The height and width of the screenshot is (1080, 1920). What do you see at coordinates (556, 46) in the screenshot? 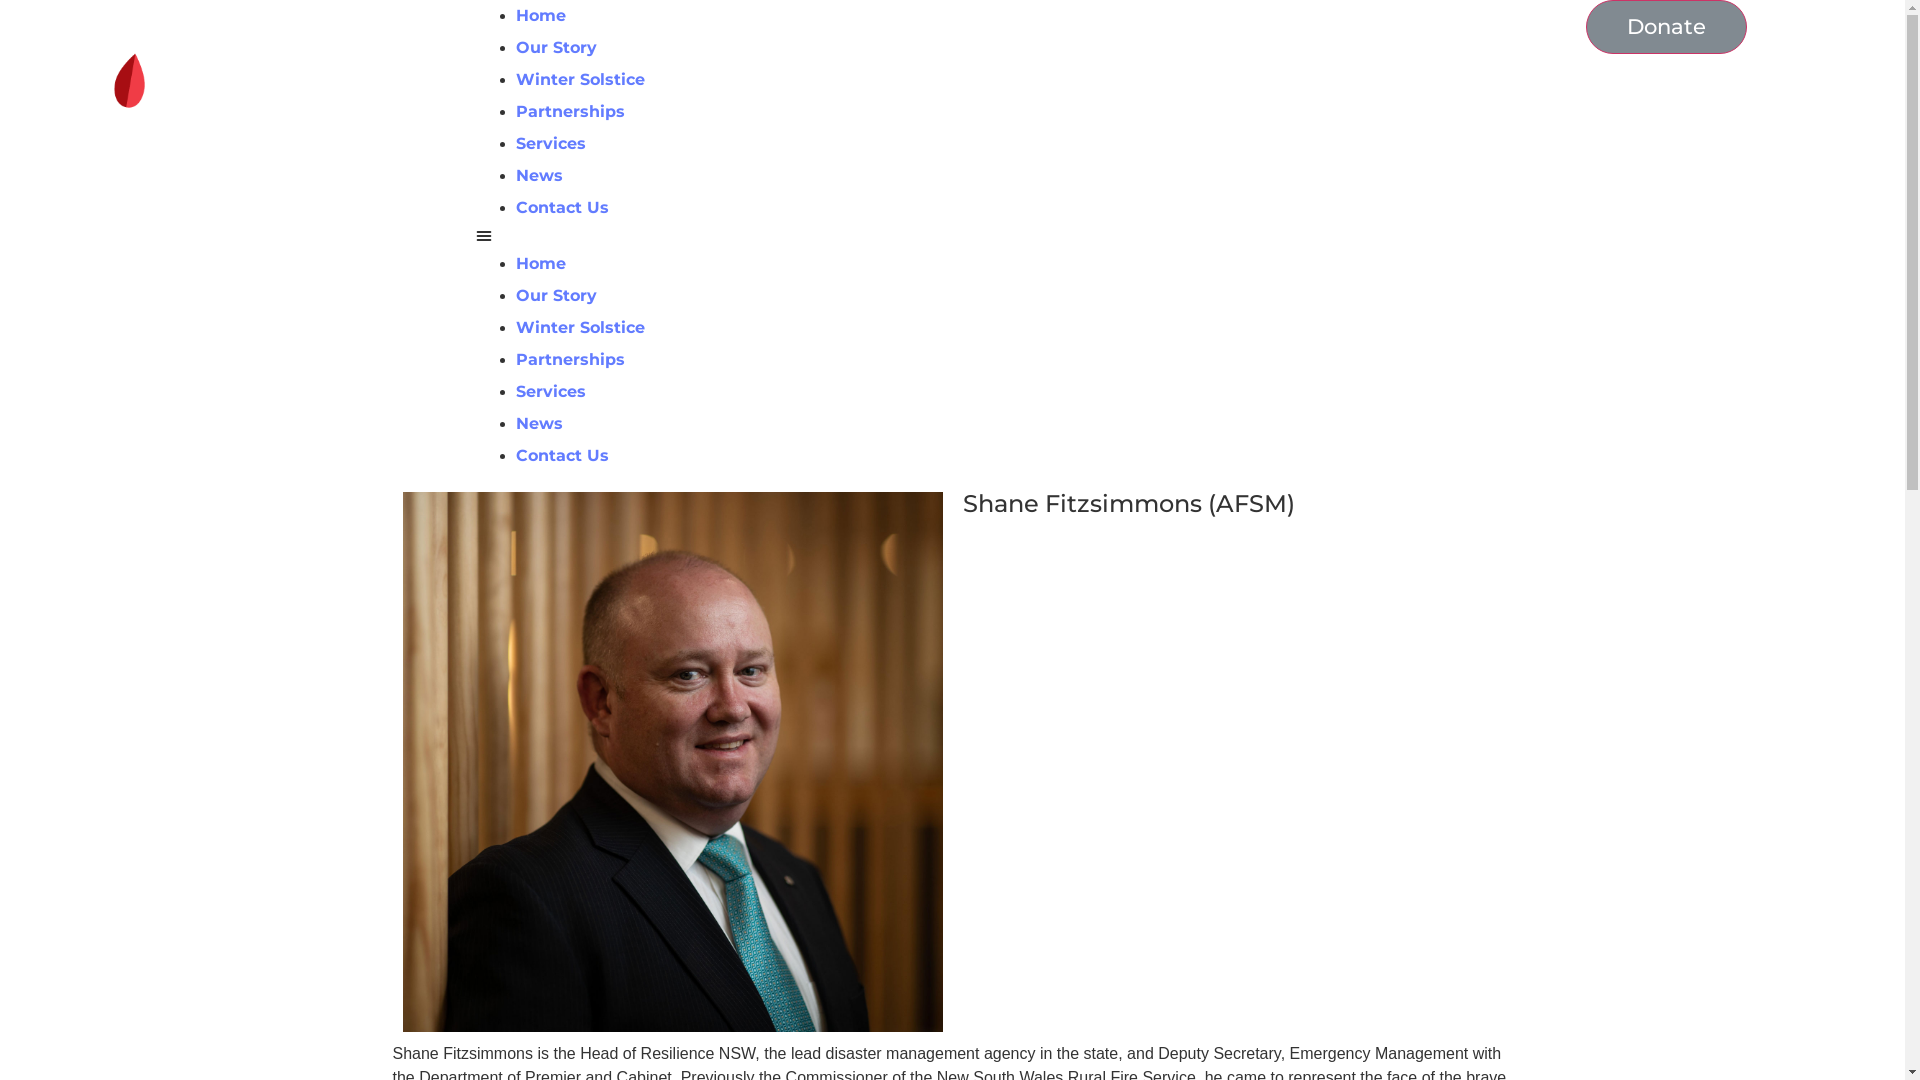
I see `'Our Story'` at bounding box center [556, 46].